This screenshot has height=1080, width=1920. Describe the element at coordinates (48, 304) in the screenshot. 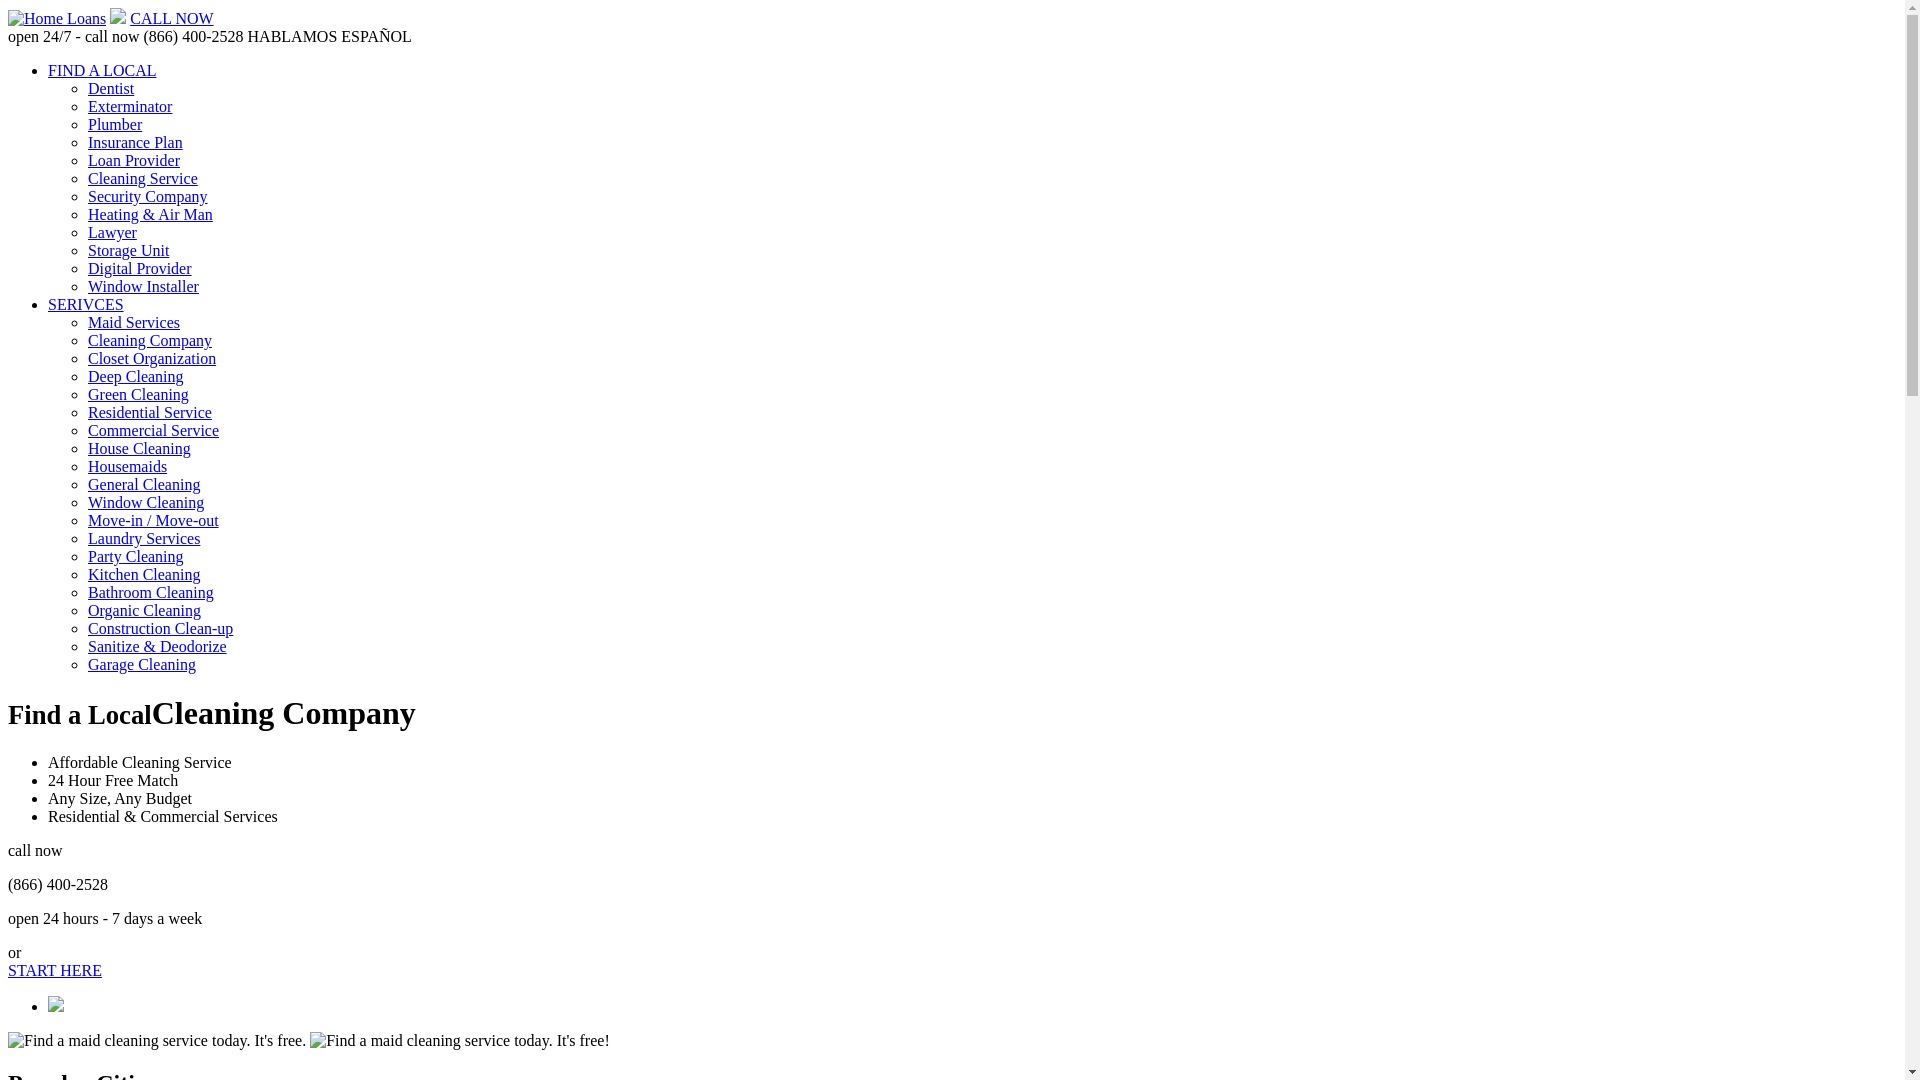

I see `'SERIVCES'` at that location.